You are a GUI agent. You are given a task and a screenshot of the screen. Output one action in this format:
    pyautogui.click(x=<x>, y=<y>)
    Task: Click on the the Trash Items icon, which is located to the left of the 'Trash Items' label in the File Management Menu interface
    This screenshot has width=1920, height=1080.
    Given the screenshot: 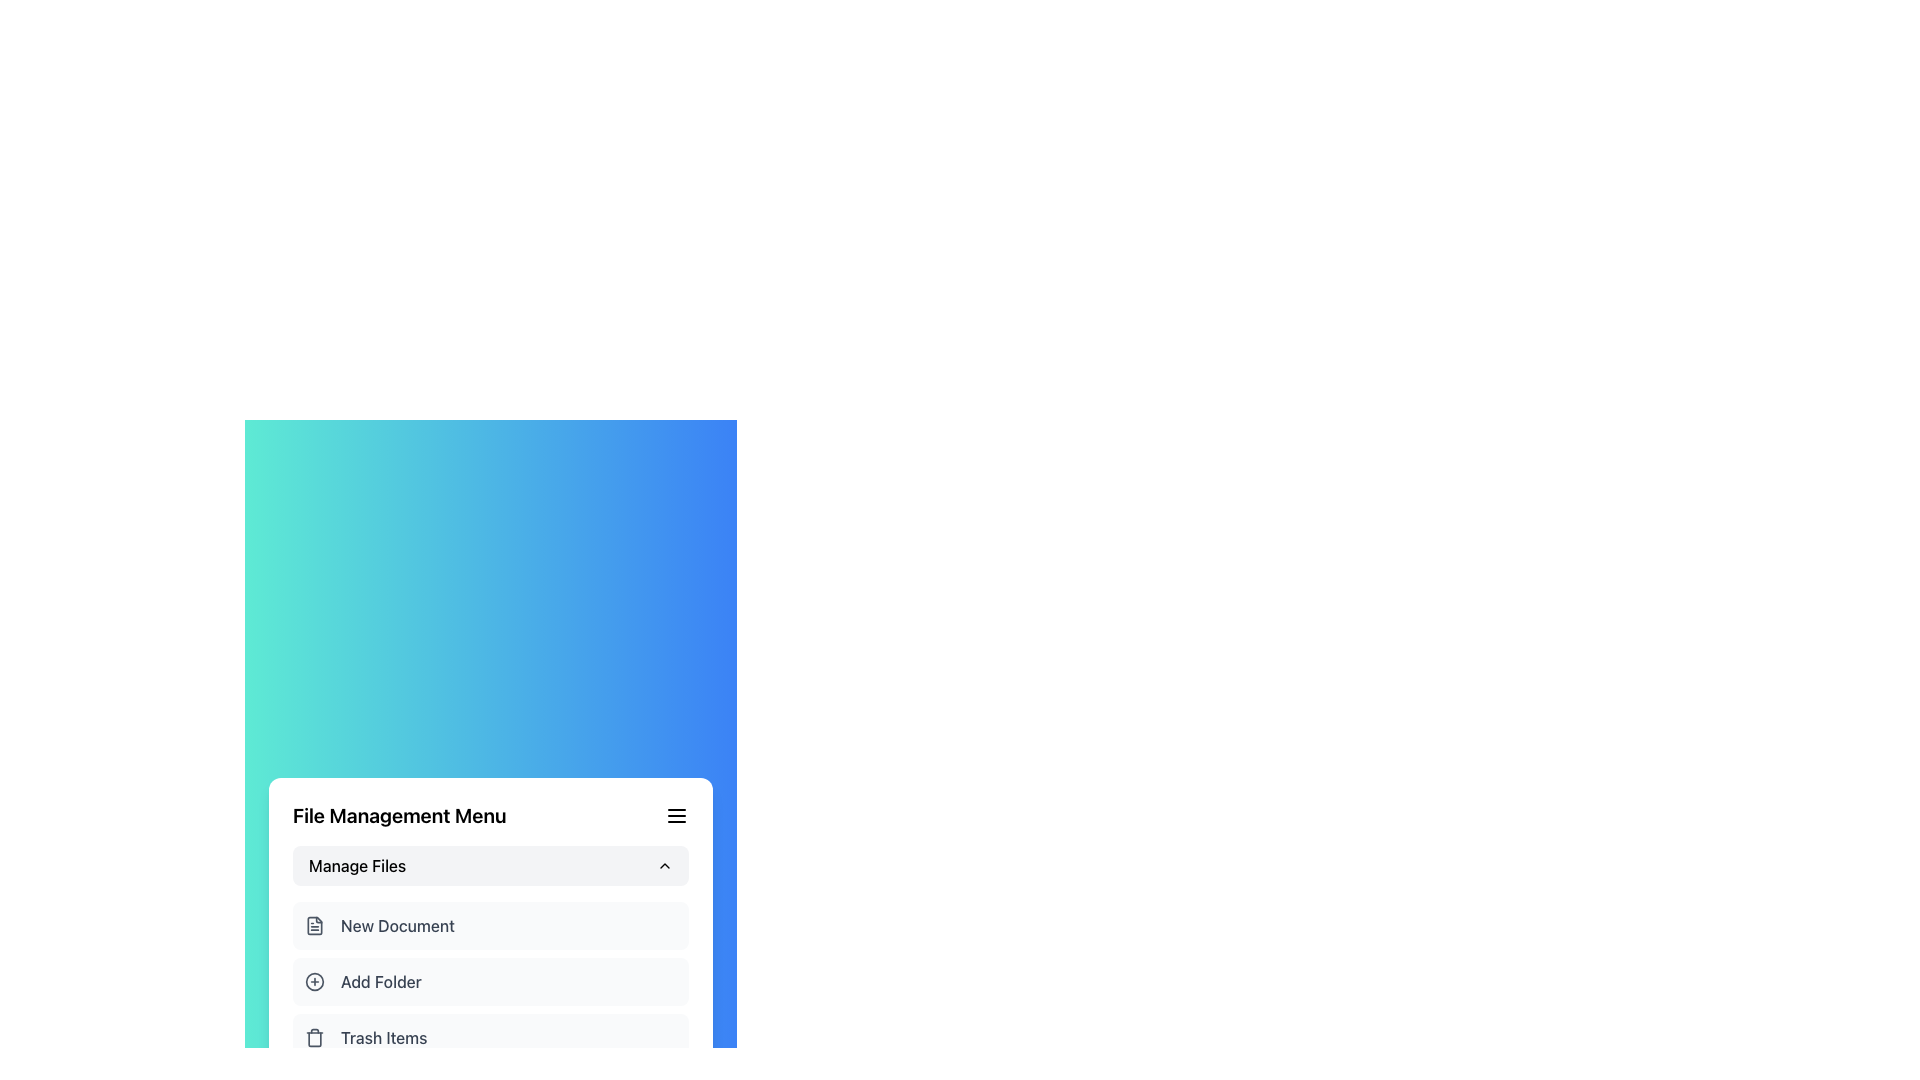 What is the action you would take?
    pyautogui.click(x=314, y=1036)
    